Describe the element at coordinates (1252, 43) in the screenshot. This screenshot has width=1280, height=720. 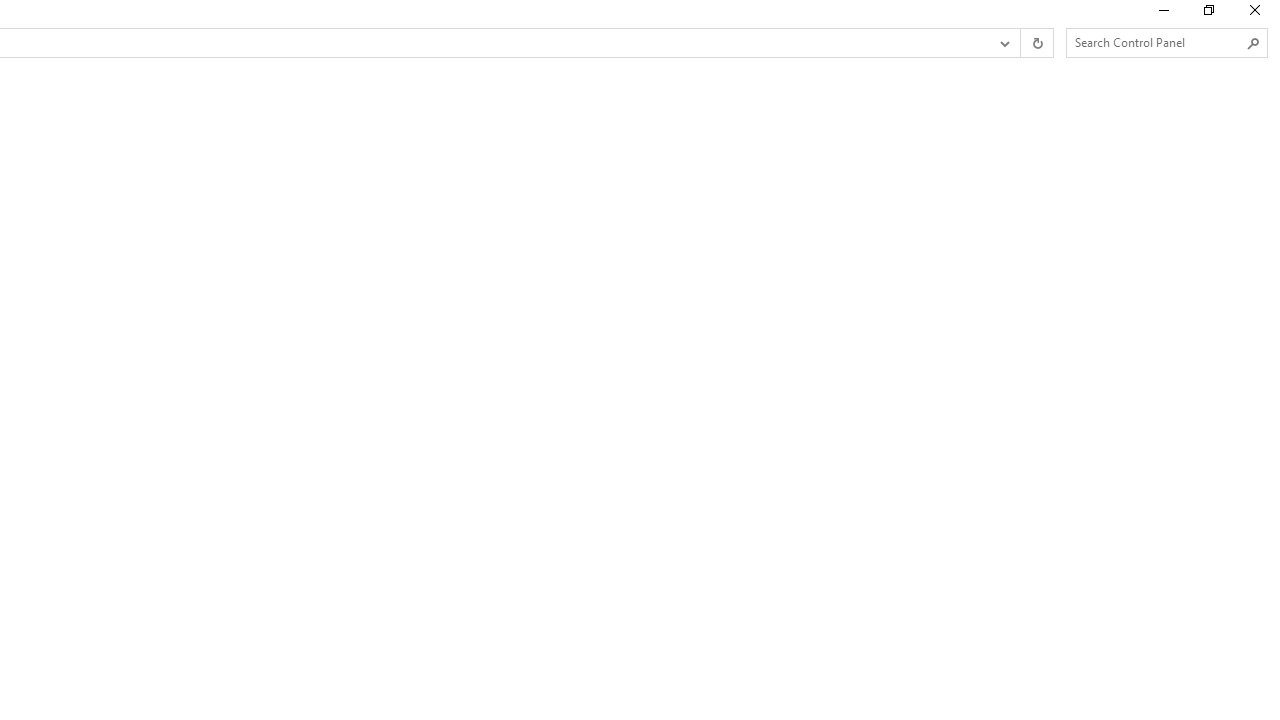
I see `'Search'` at that location.